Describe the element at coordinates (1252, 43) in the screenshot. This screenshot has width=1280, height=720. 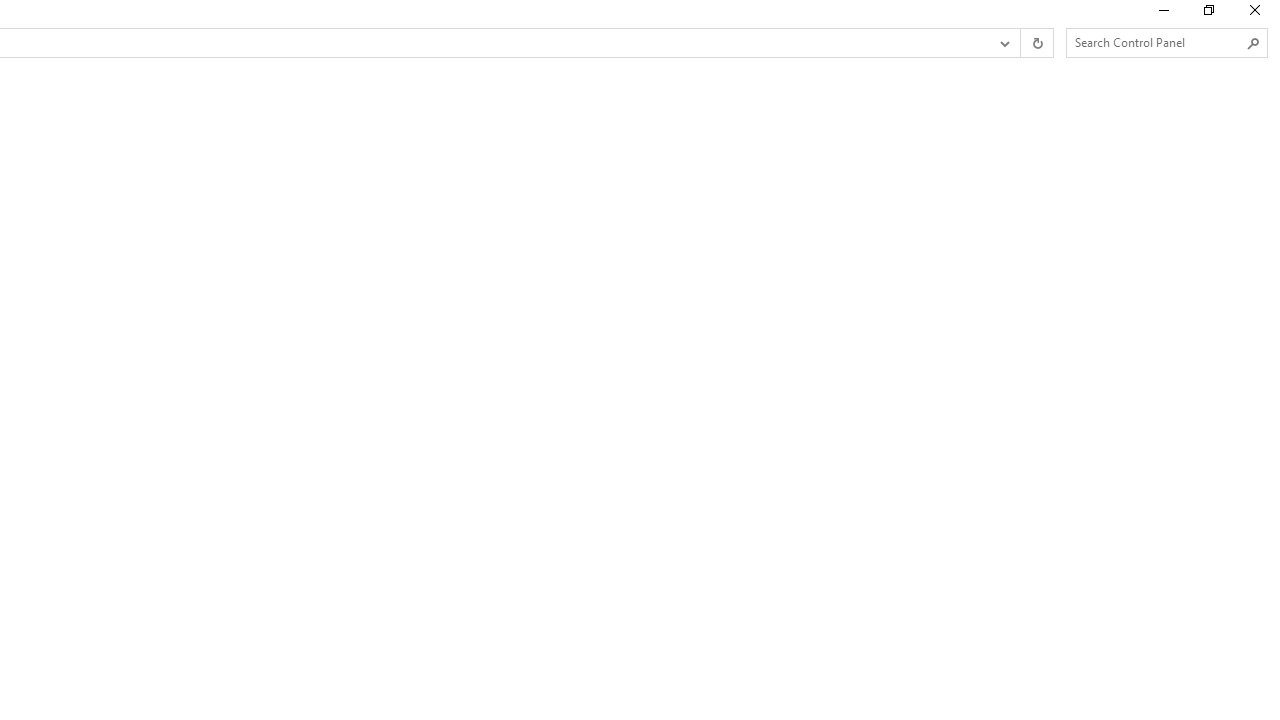
I see `'Search'` at that location.